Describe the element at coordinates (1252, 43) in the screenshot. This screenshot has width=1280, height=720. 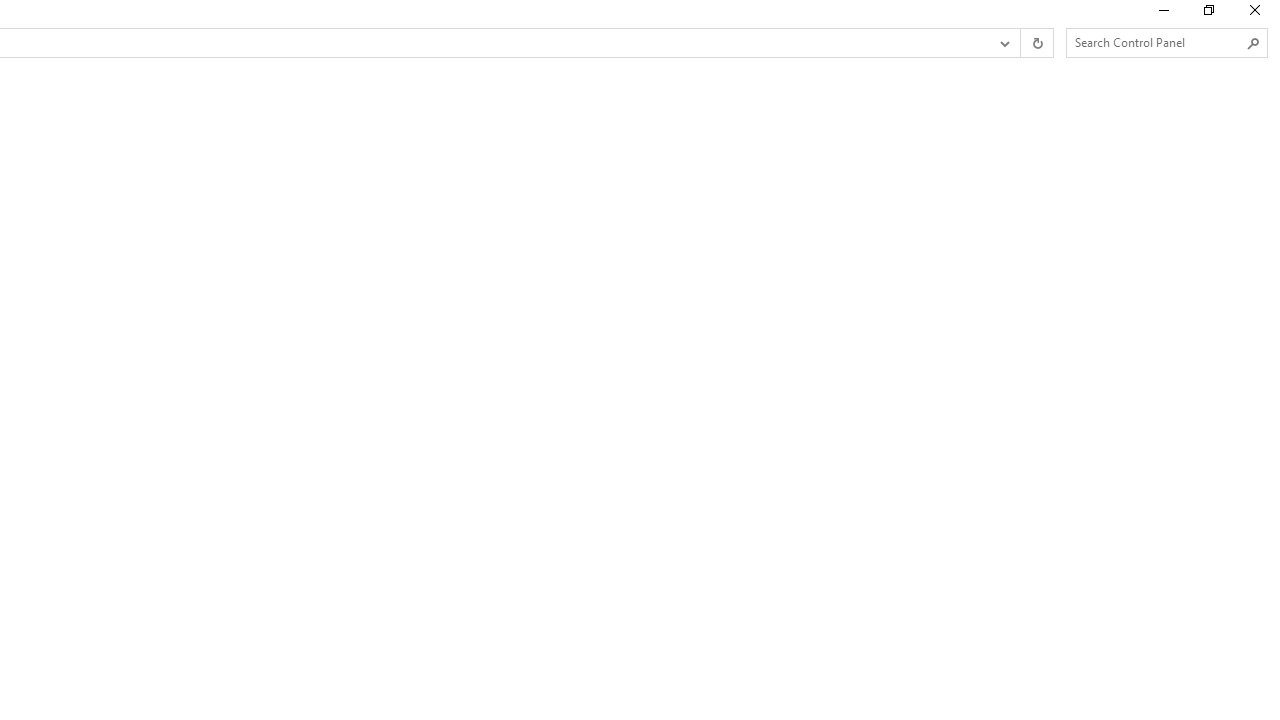
I see `'Search'` at that location.